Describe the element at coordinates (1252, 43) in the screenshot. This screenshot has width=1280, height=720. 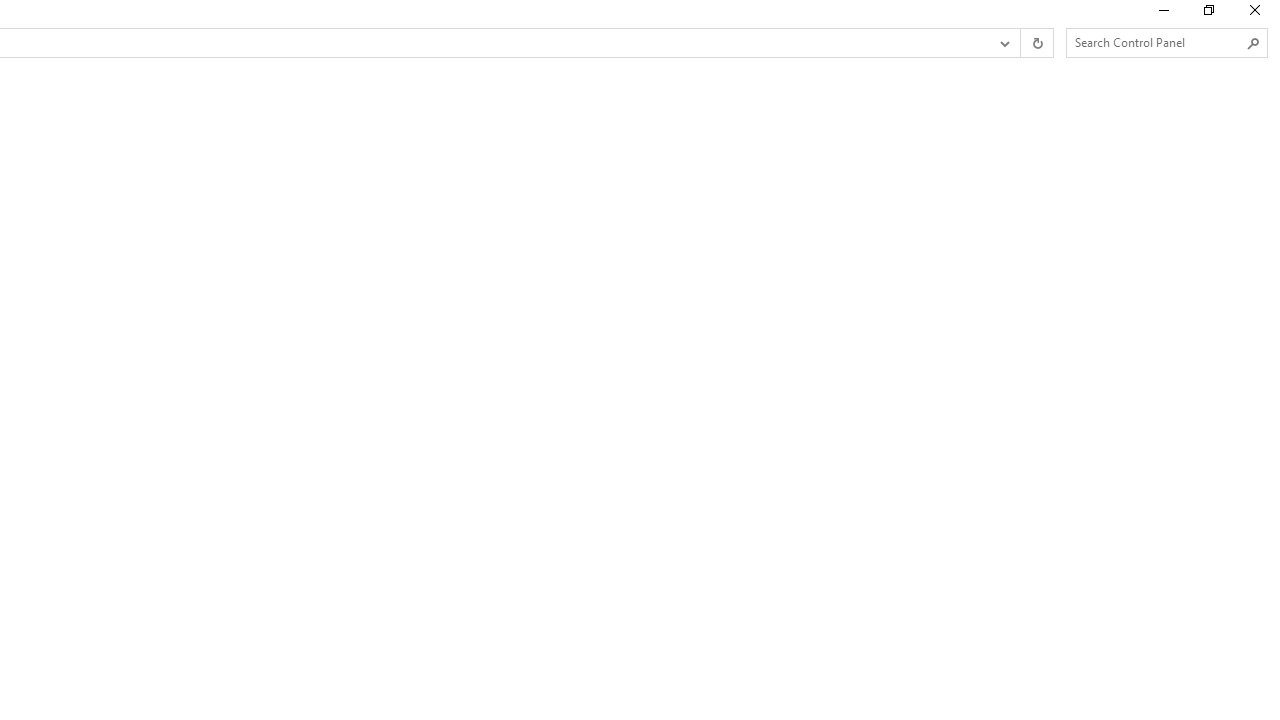
I see `'Search'` at that location.